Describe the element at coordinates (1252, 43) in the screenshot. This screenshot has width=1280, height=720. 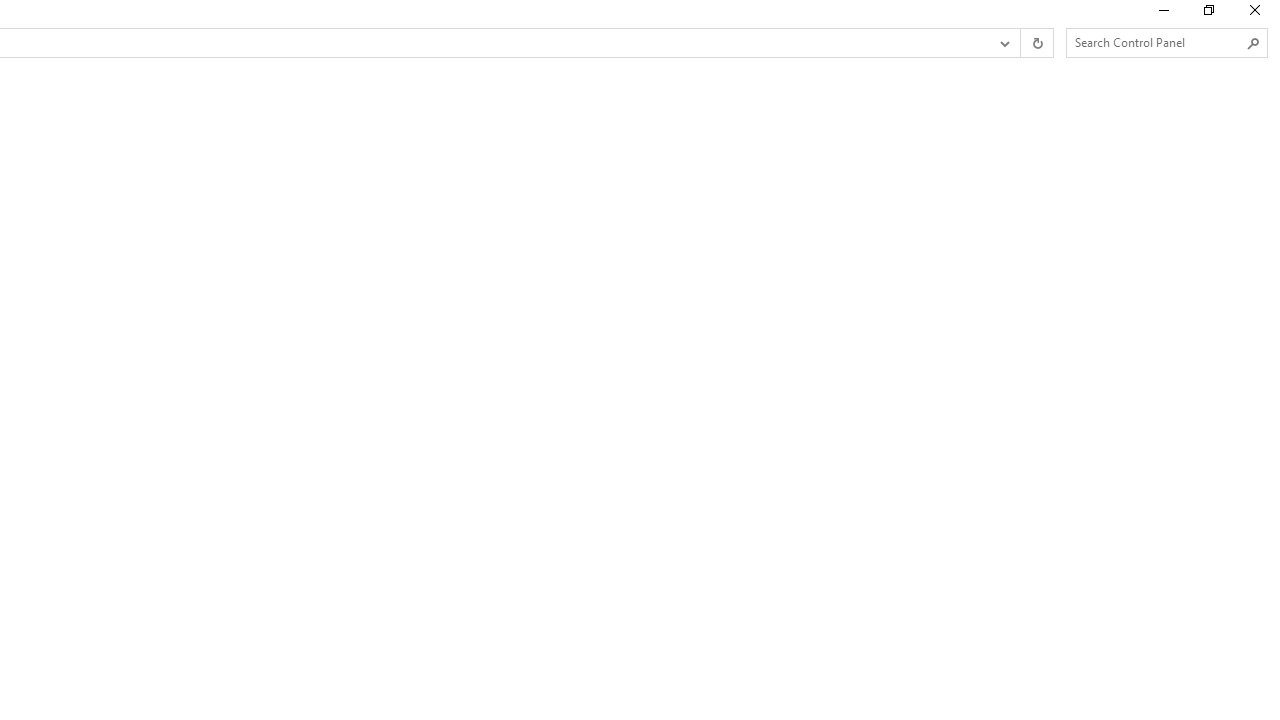
I see `'Search'` at that location.